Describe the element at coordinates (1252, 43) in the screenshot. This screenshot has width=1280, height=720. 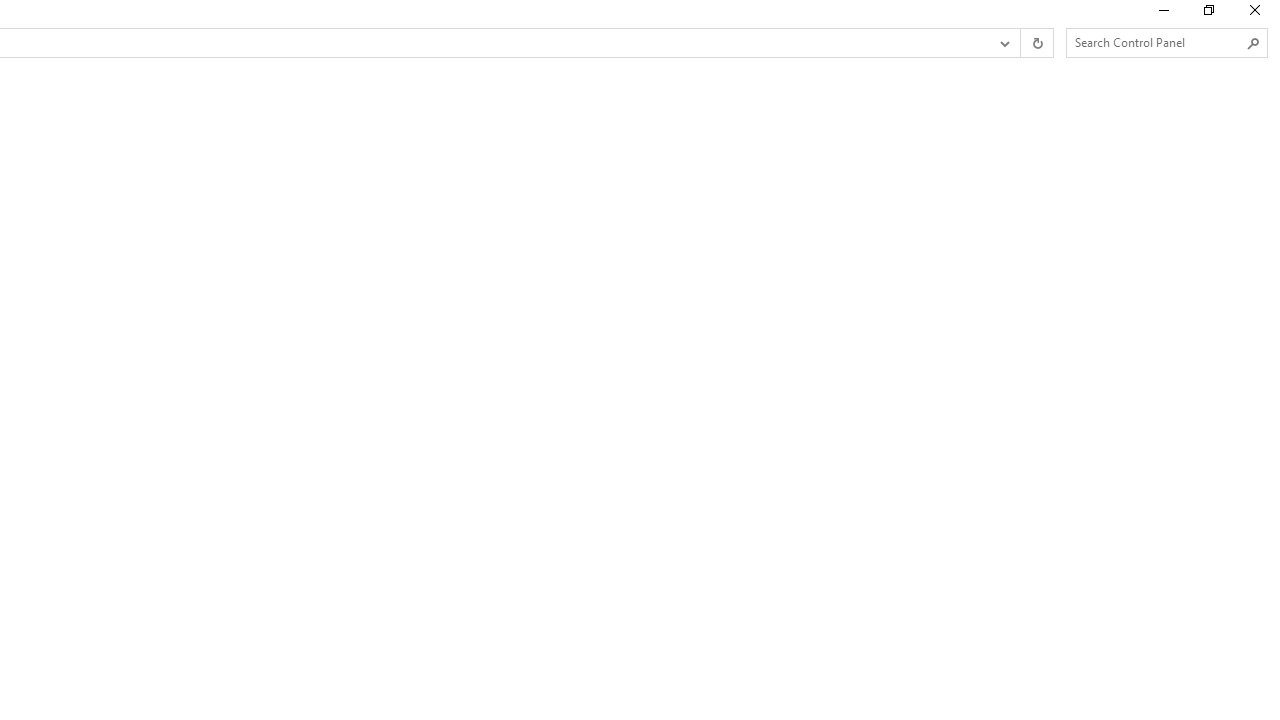
I see `'Search'` at that location.